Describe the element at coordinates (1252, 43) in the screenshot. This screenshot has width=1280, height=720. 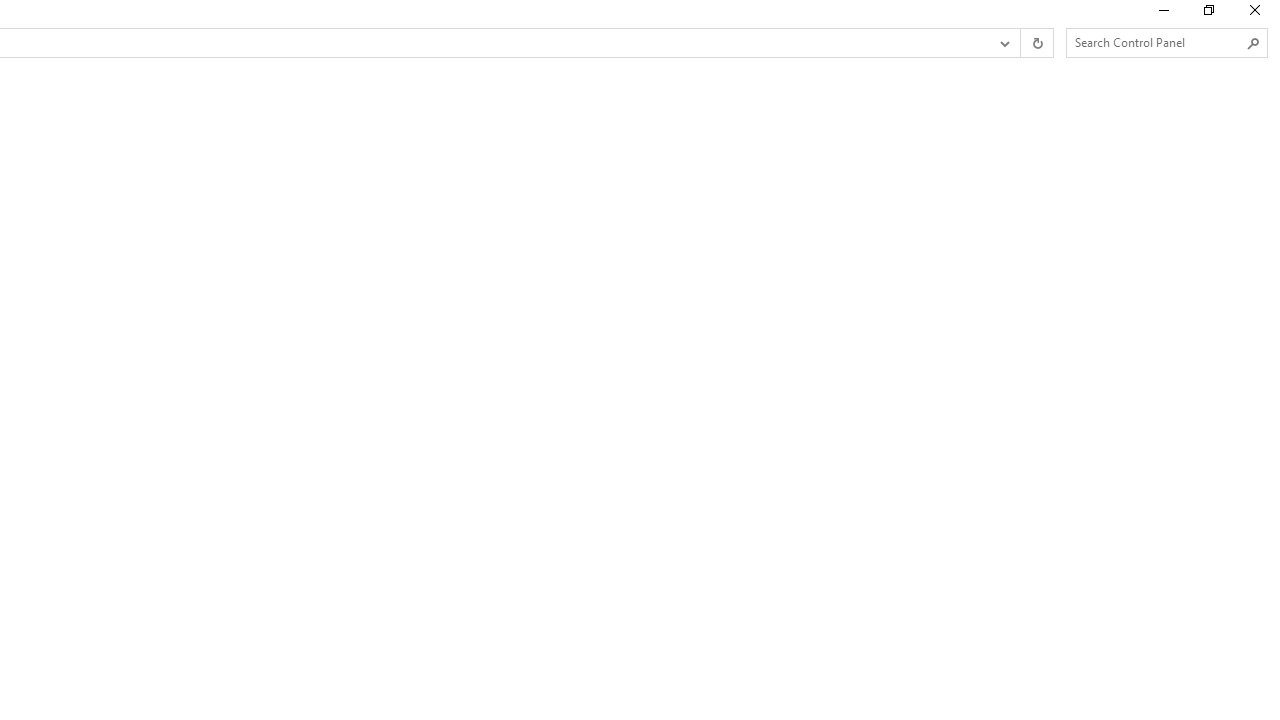
I see `'Search'` at that location.